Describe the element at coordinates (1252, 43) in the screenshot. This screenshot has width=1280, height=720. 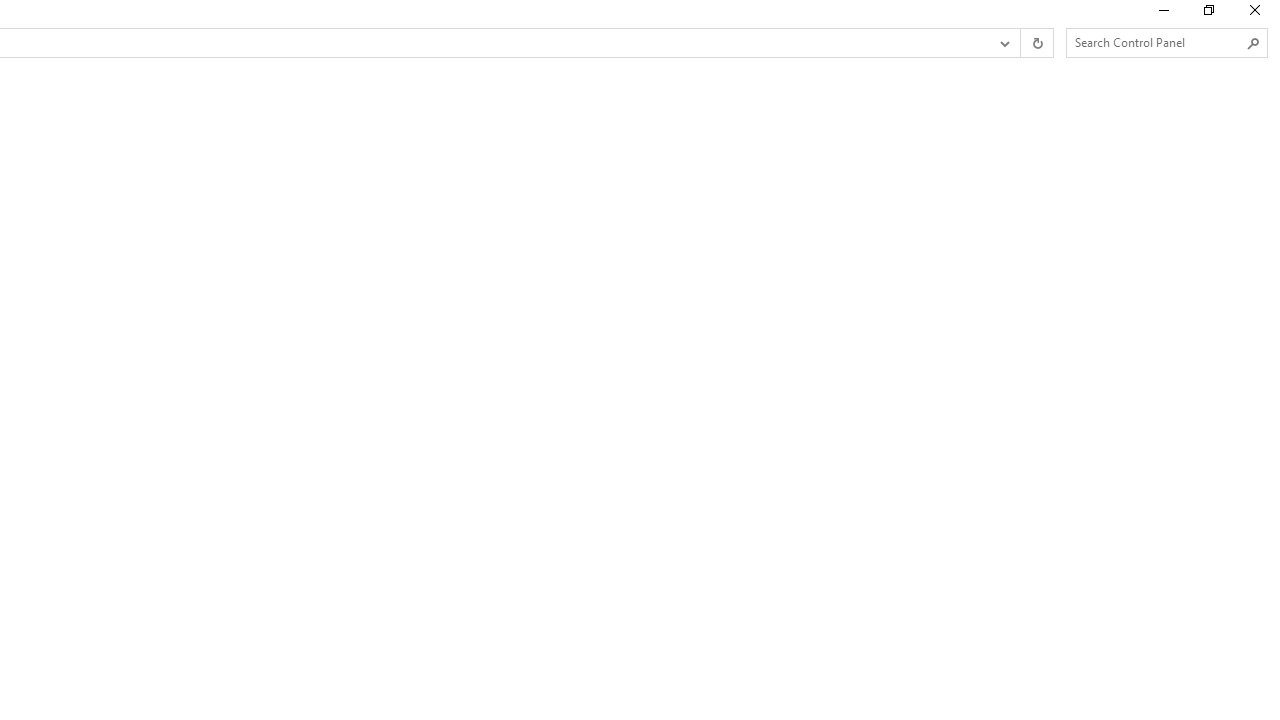
I see `'Search'` at that location.